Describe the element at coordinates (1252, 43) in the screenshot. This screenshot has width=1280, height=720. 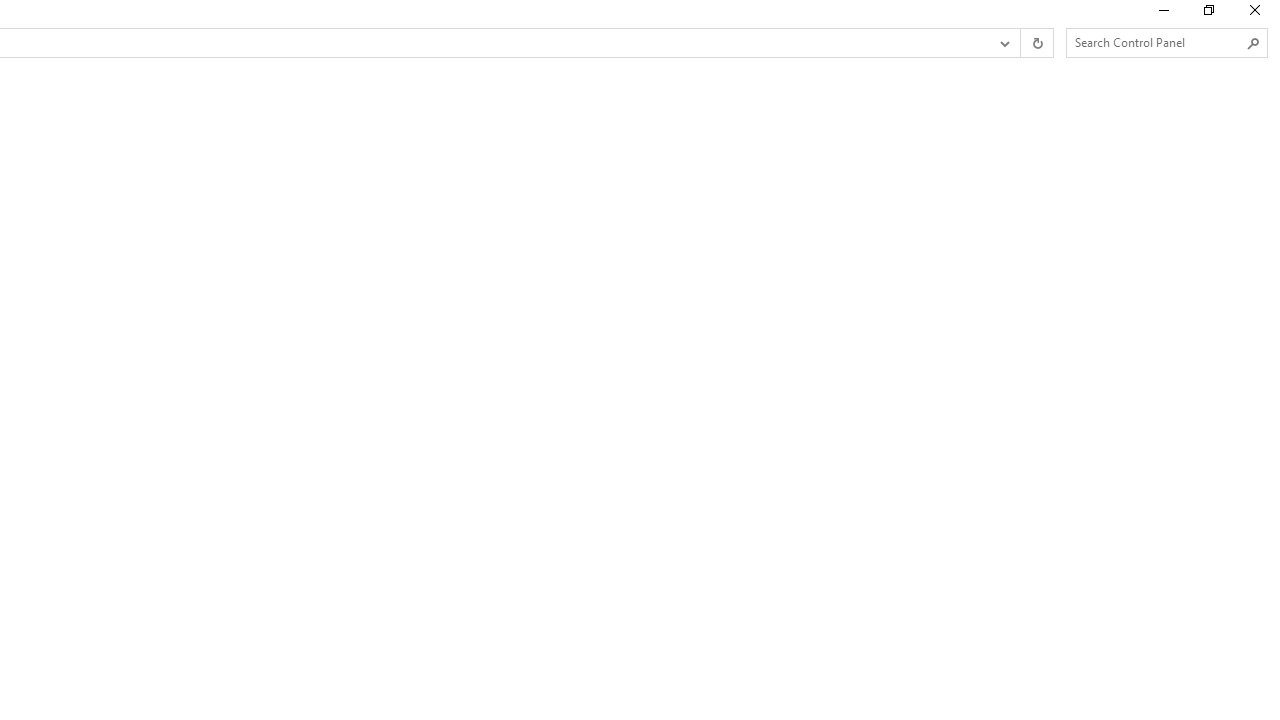
I see `'Search'` at that location.